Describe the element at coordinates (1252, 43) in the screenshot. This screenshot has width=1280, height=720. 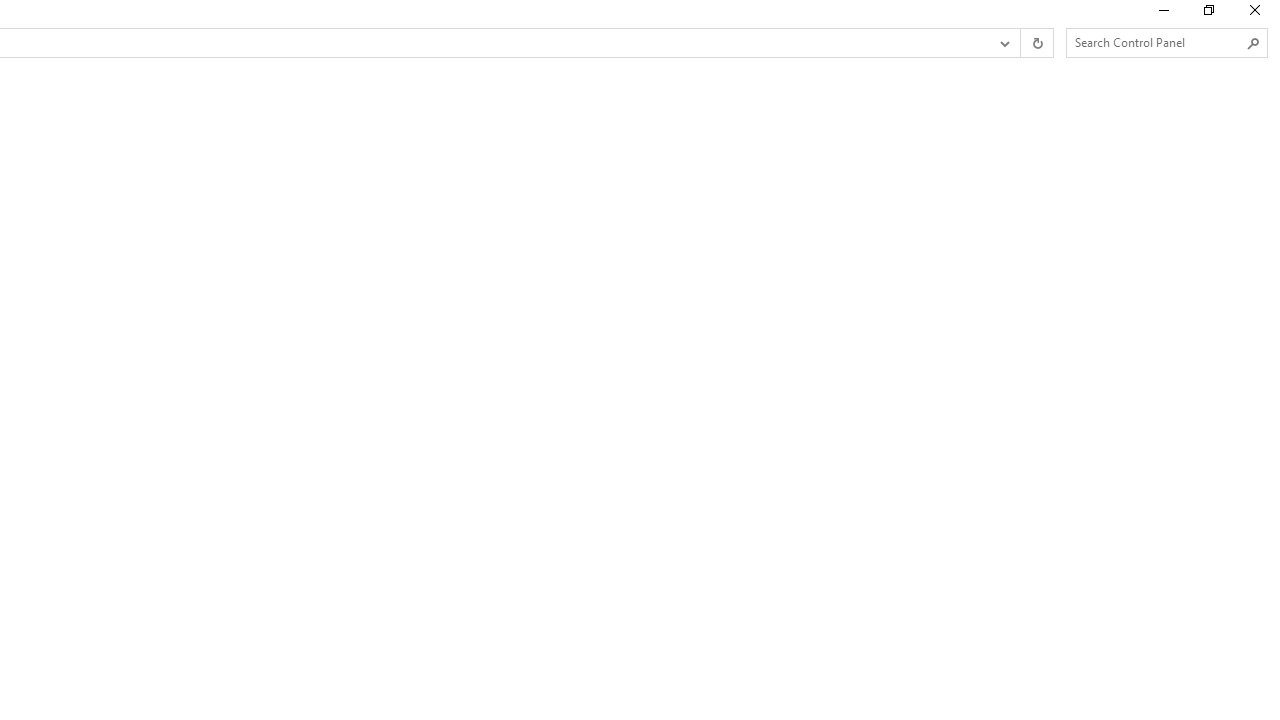
I see `'Search'` at that location.